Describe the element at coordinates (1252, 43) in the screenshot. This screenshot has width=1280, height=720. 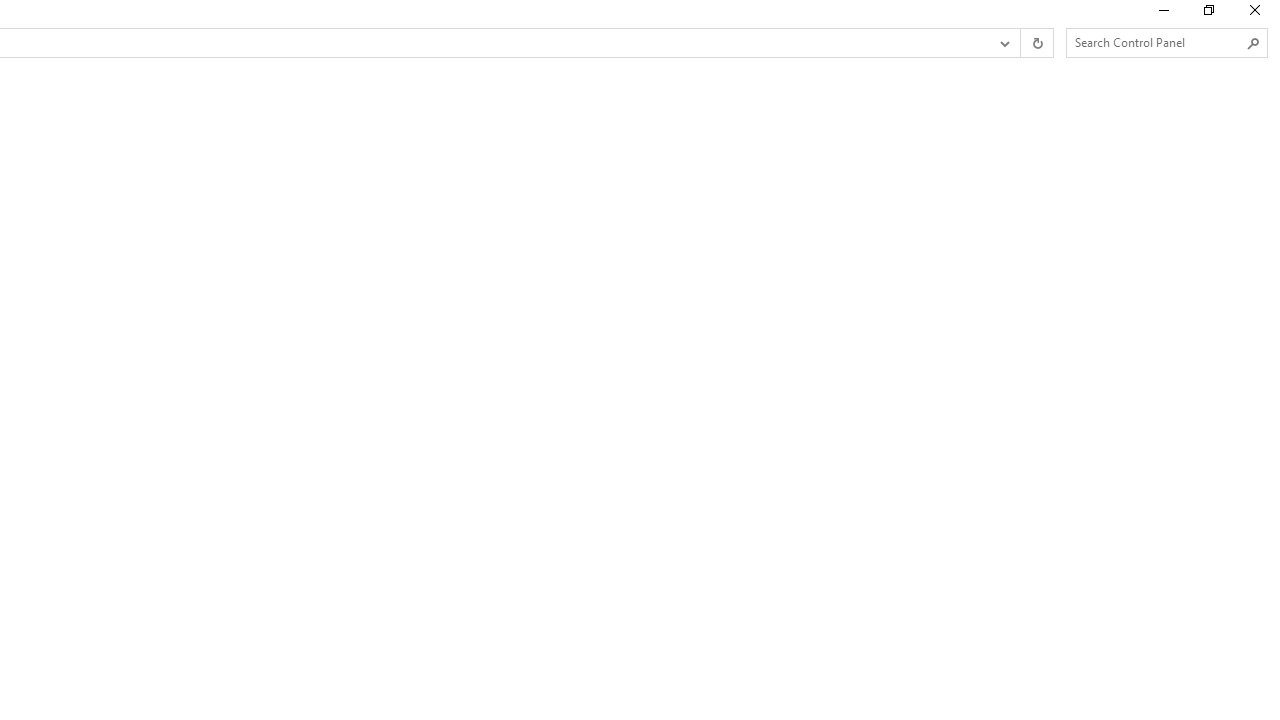
I see `'Search'` at that location.